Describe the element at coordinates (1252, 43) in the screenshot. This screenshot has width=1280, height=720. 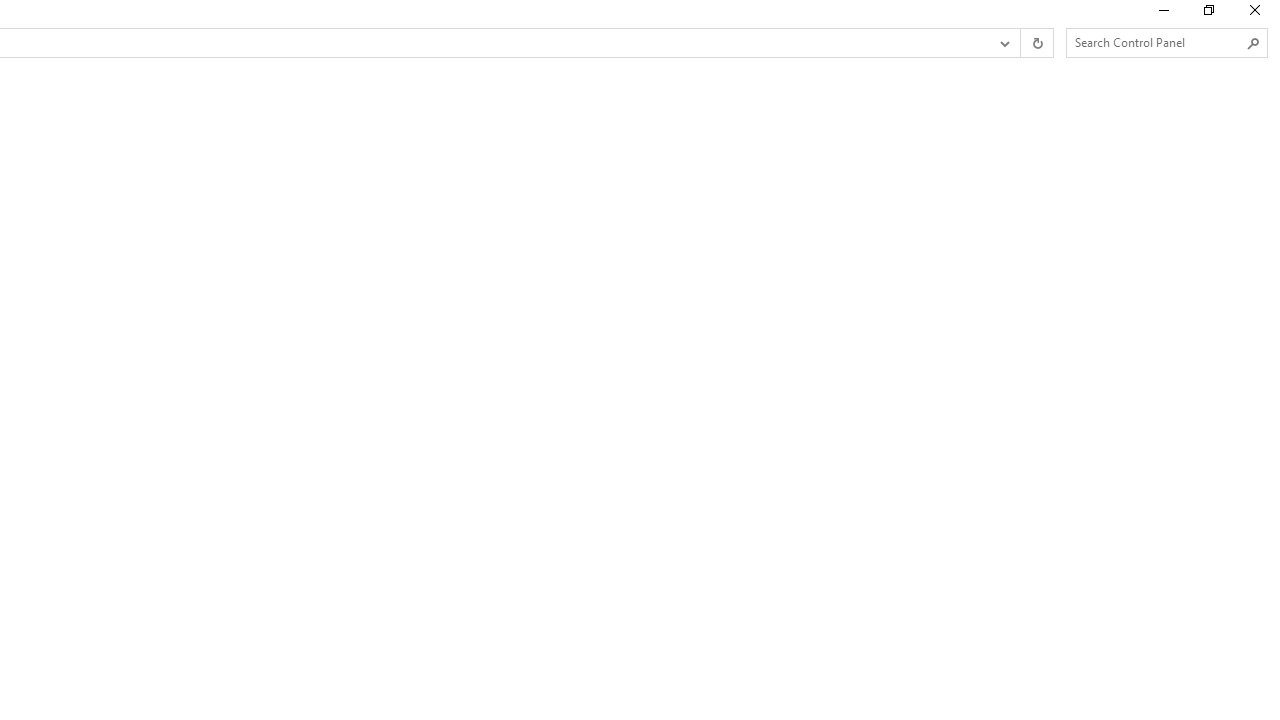
I see `'Search'` at that location.